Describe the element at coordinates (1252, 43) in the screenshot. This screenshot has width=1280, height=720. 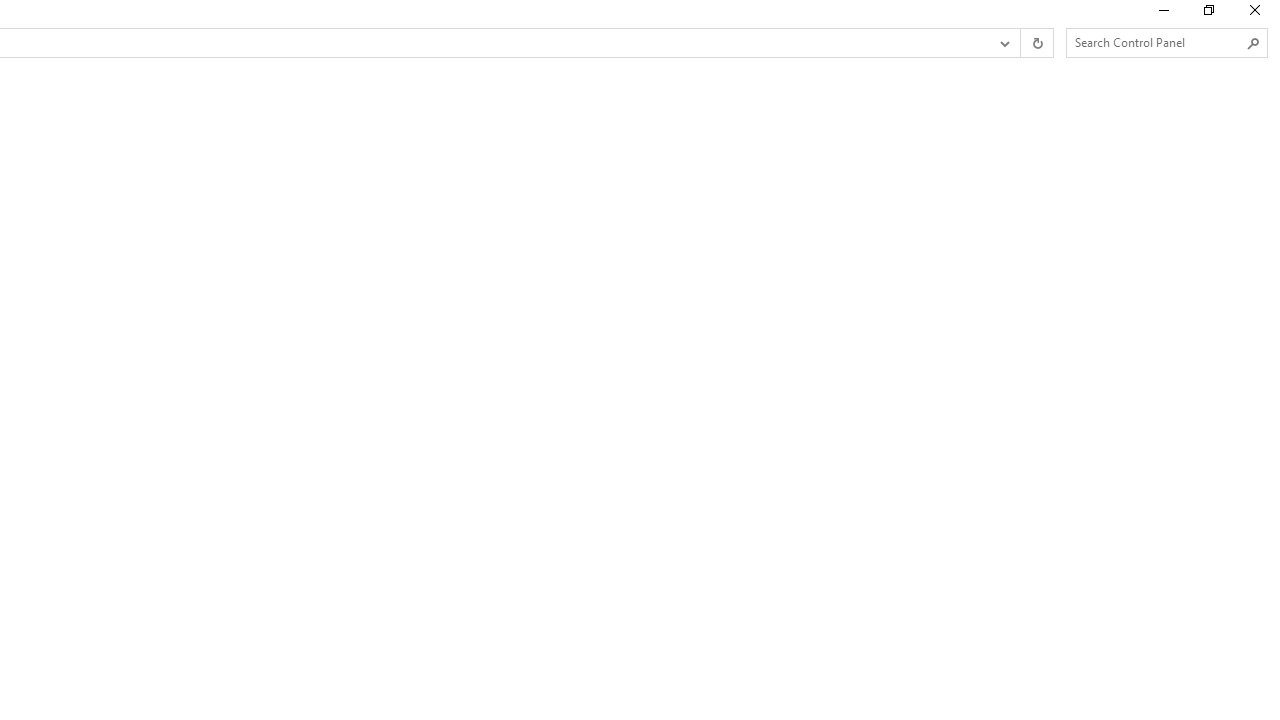
I see `'Search'` at that location.